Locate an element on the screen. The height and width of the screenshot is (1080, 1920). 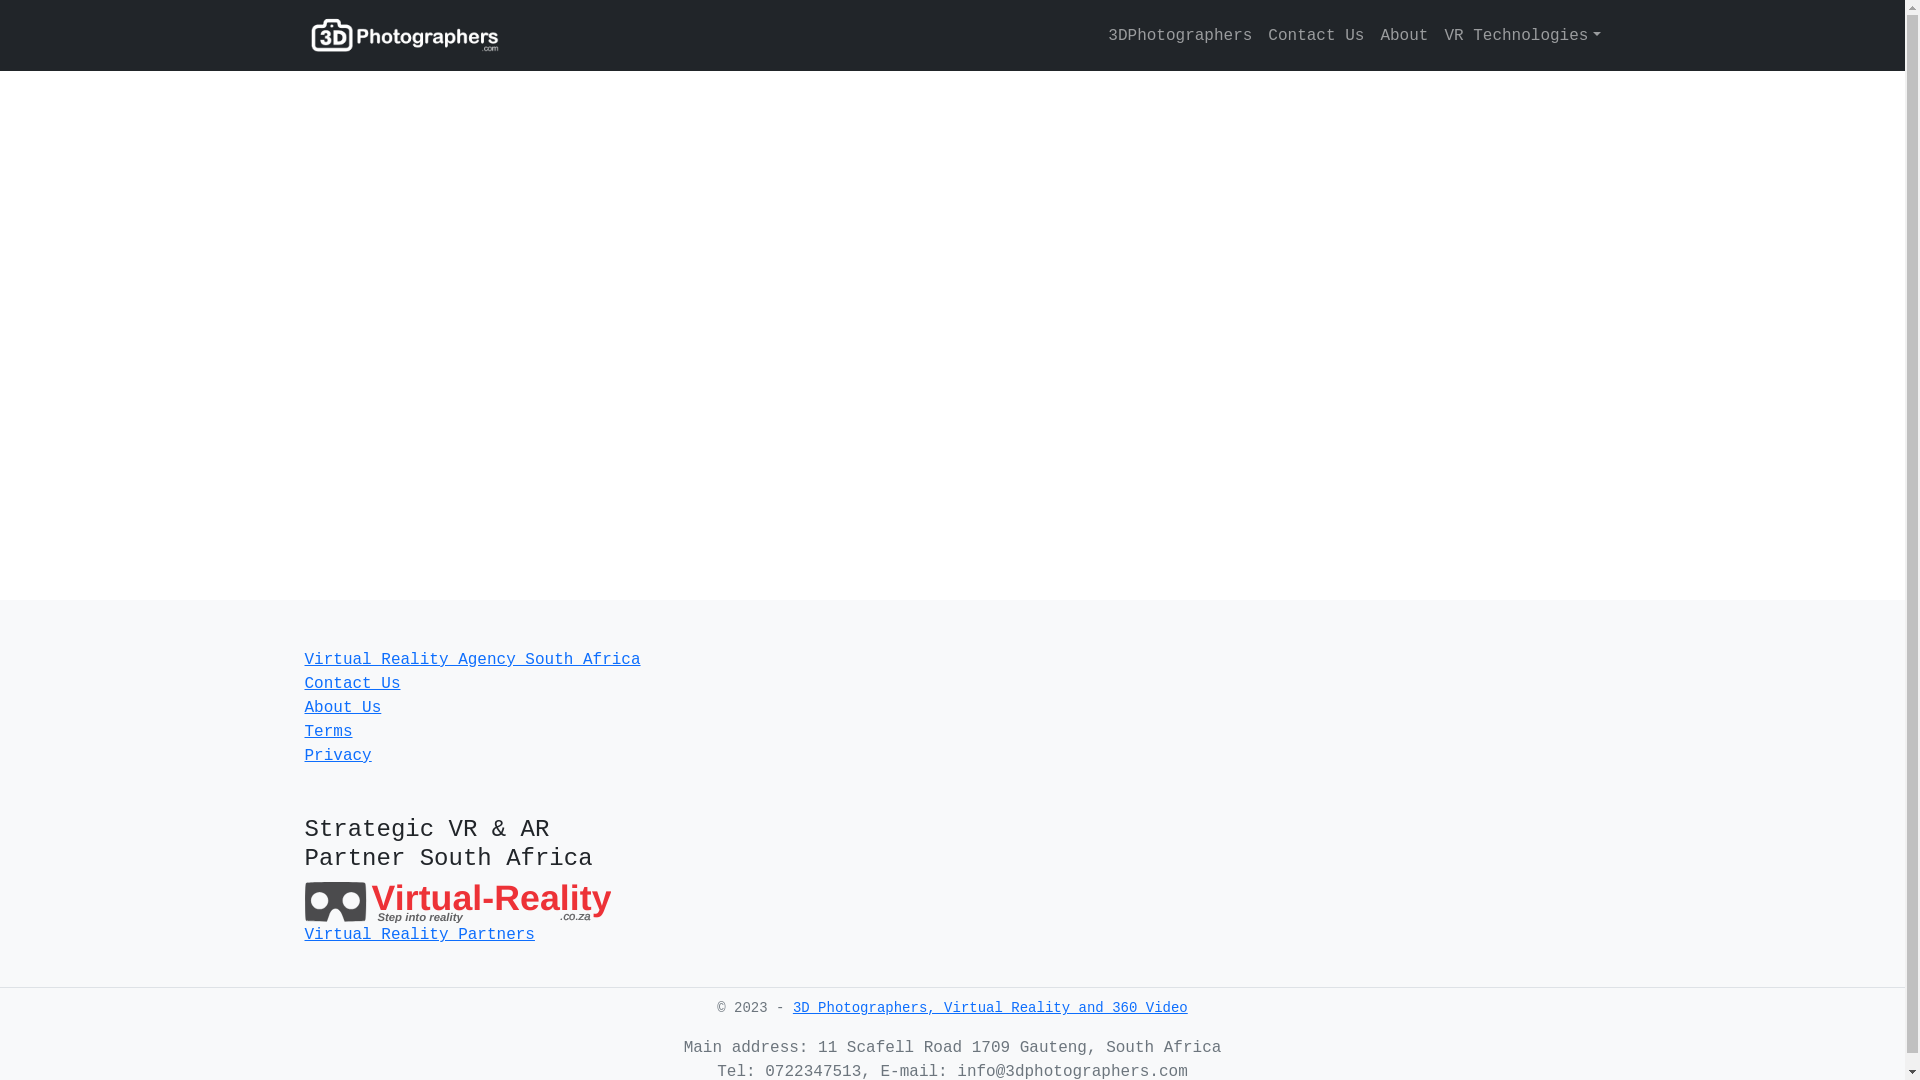
'Privacy' is located at coordinates (337, 756).